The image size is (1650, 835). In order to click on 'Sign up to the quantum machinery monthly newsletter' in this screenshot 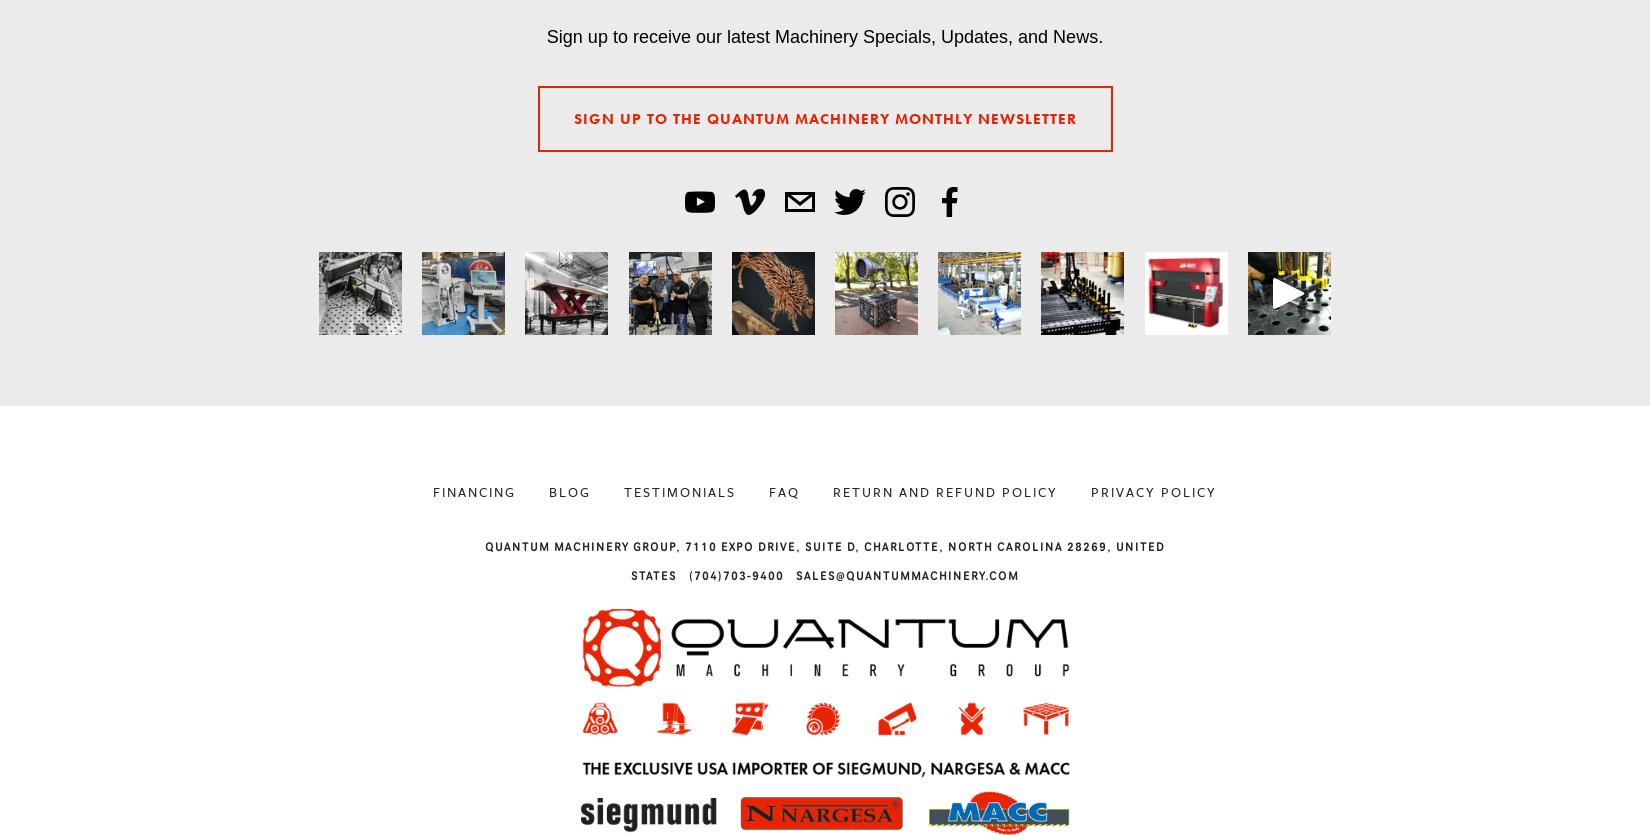, I will do `click(823, 116)`.